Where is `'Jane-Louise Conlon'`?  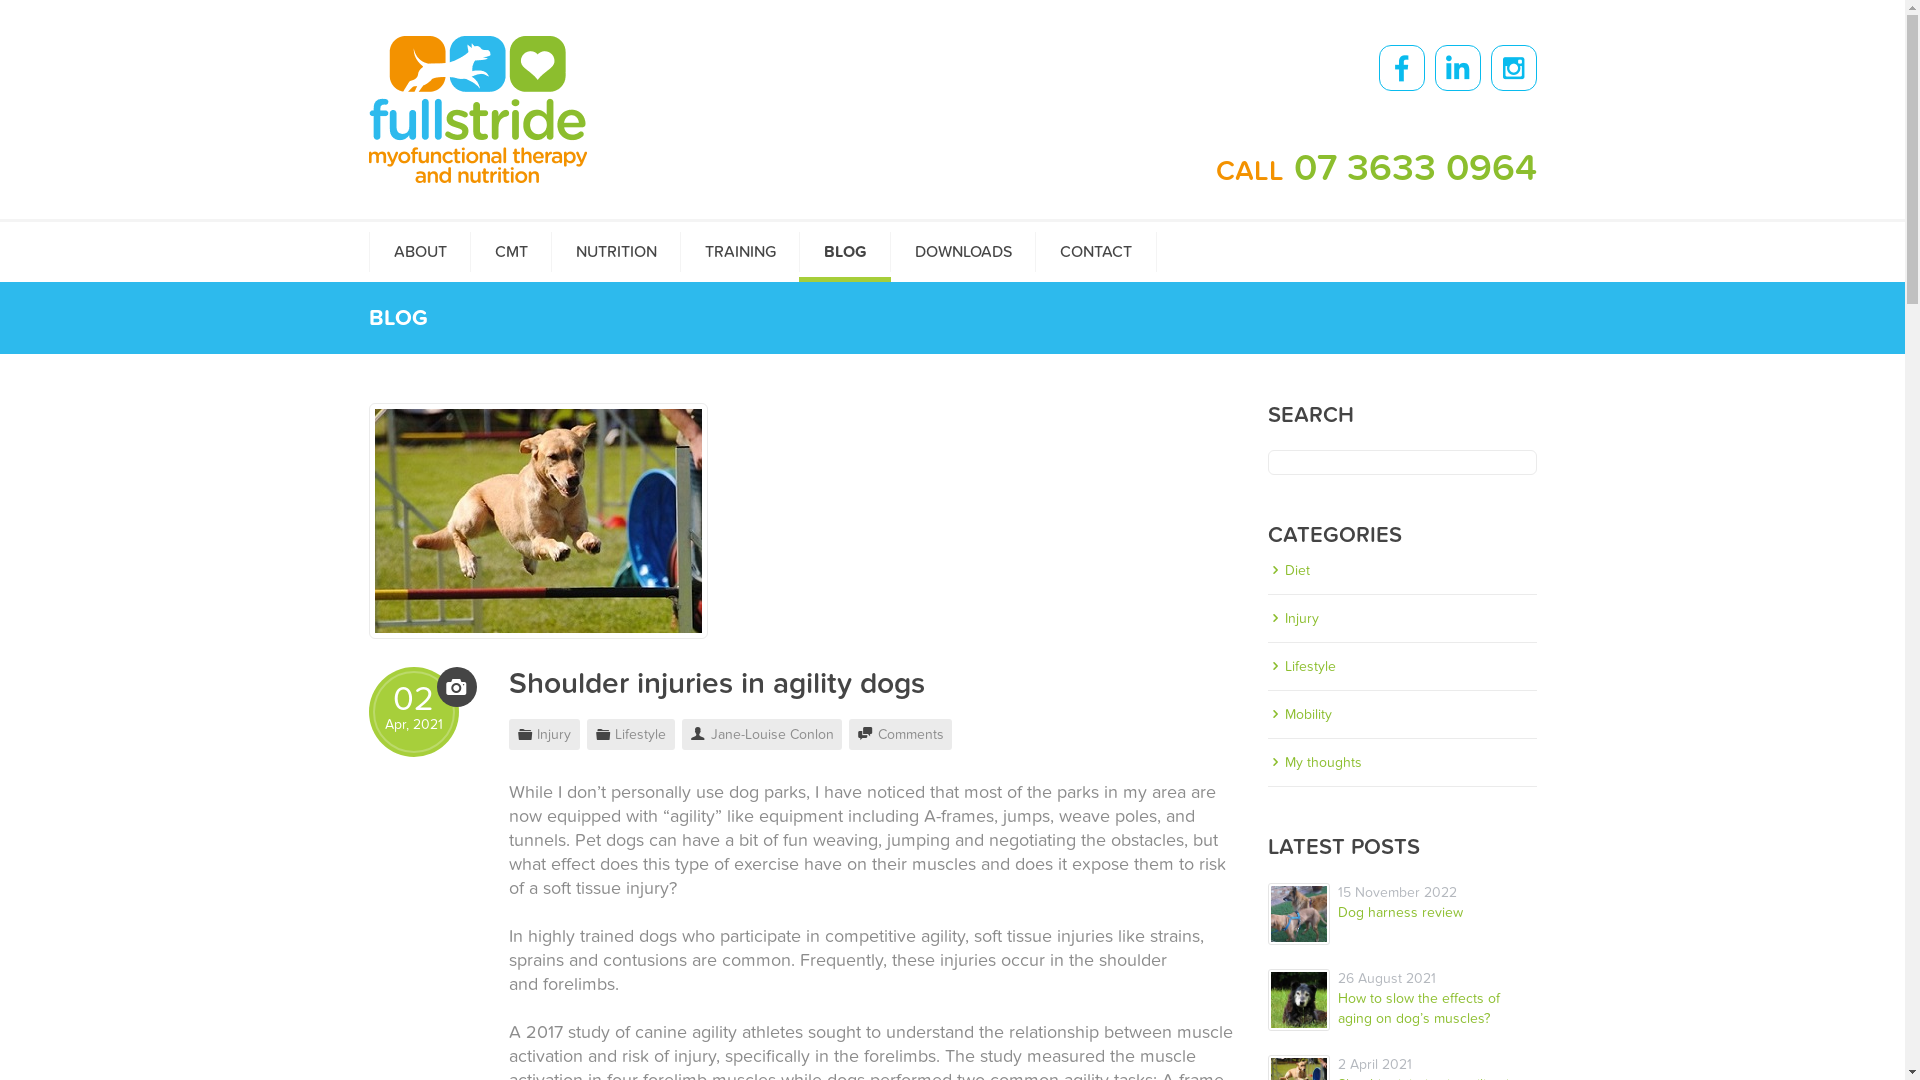 'Jane-Louise Conlon' is located at coordinates (771, 734).